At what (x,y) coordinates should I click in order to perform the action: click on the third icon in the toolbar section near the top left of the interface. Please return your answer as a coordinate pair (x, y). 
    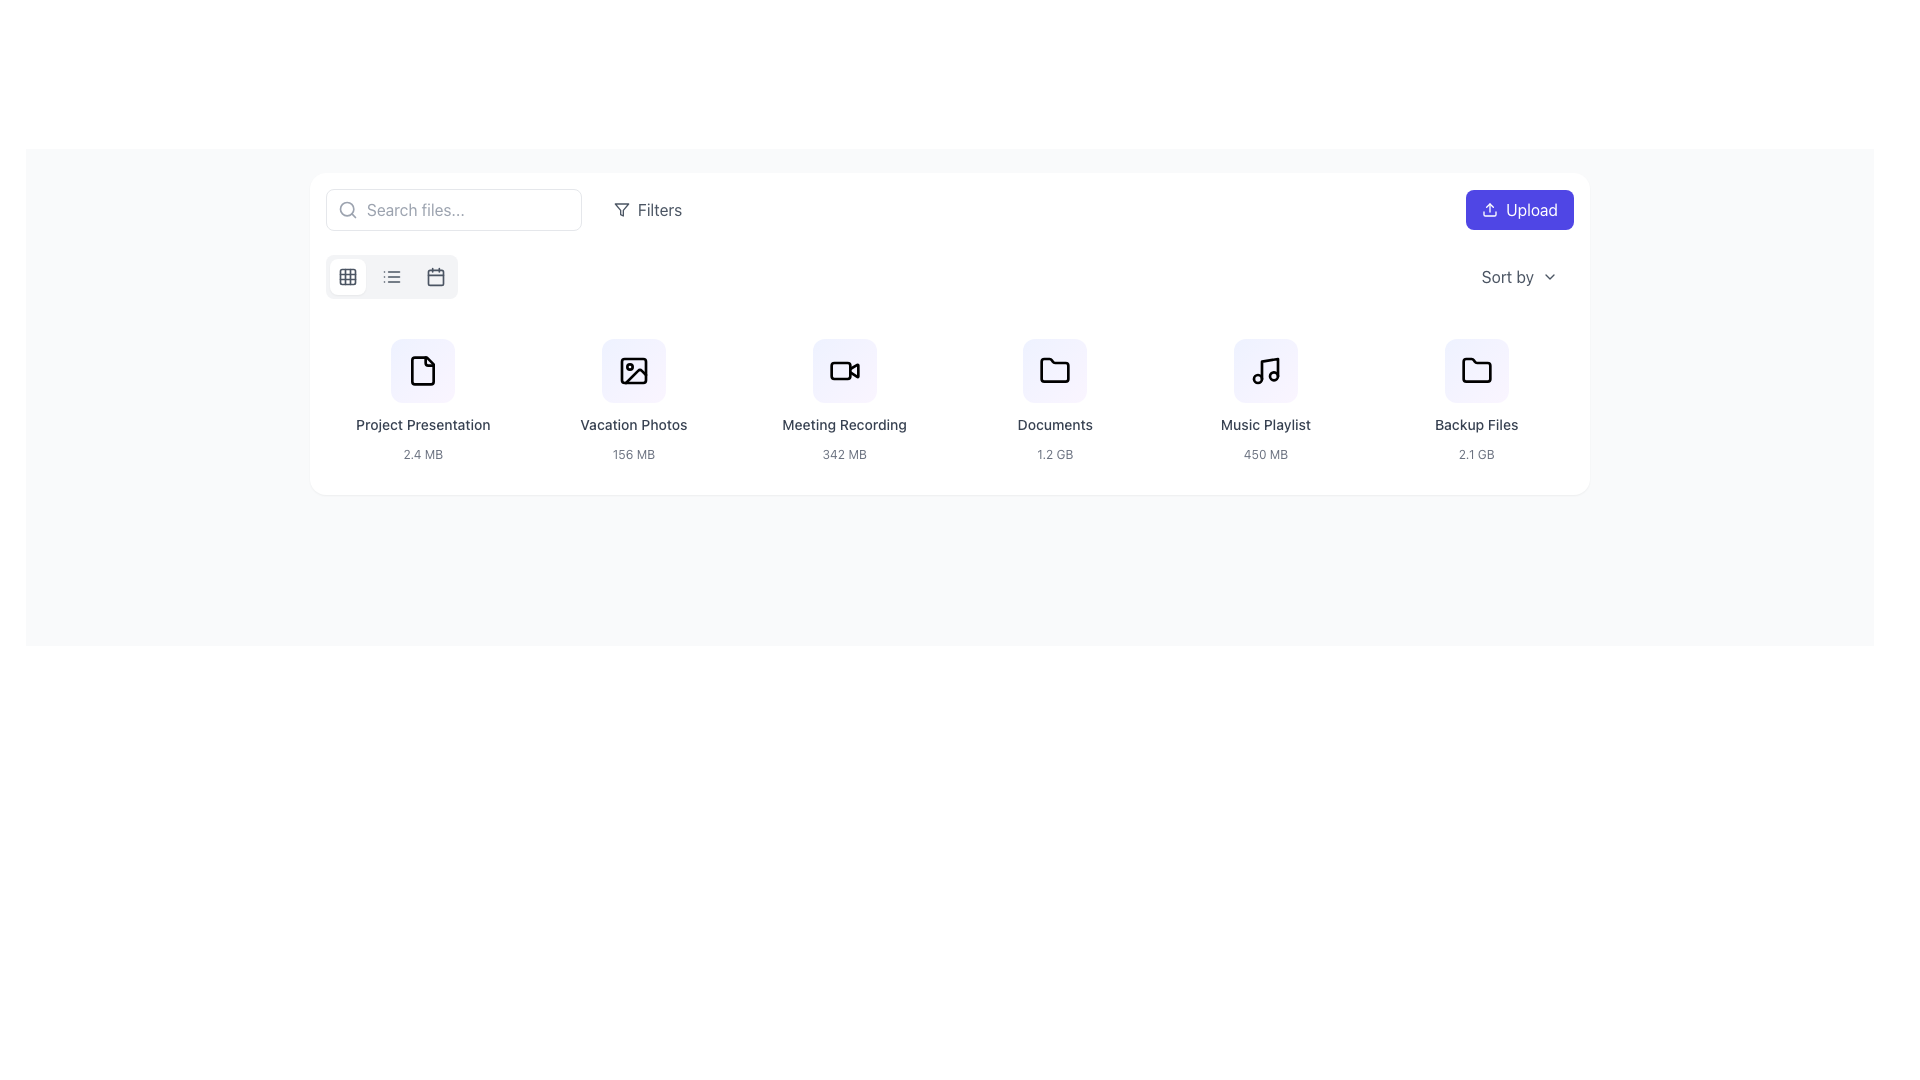
    Looking at the image, I should click on (435, 277).